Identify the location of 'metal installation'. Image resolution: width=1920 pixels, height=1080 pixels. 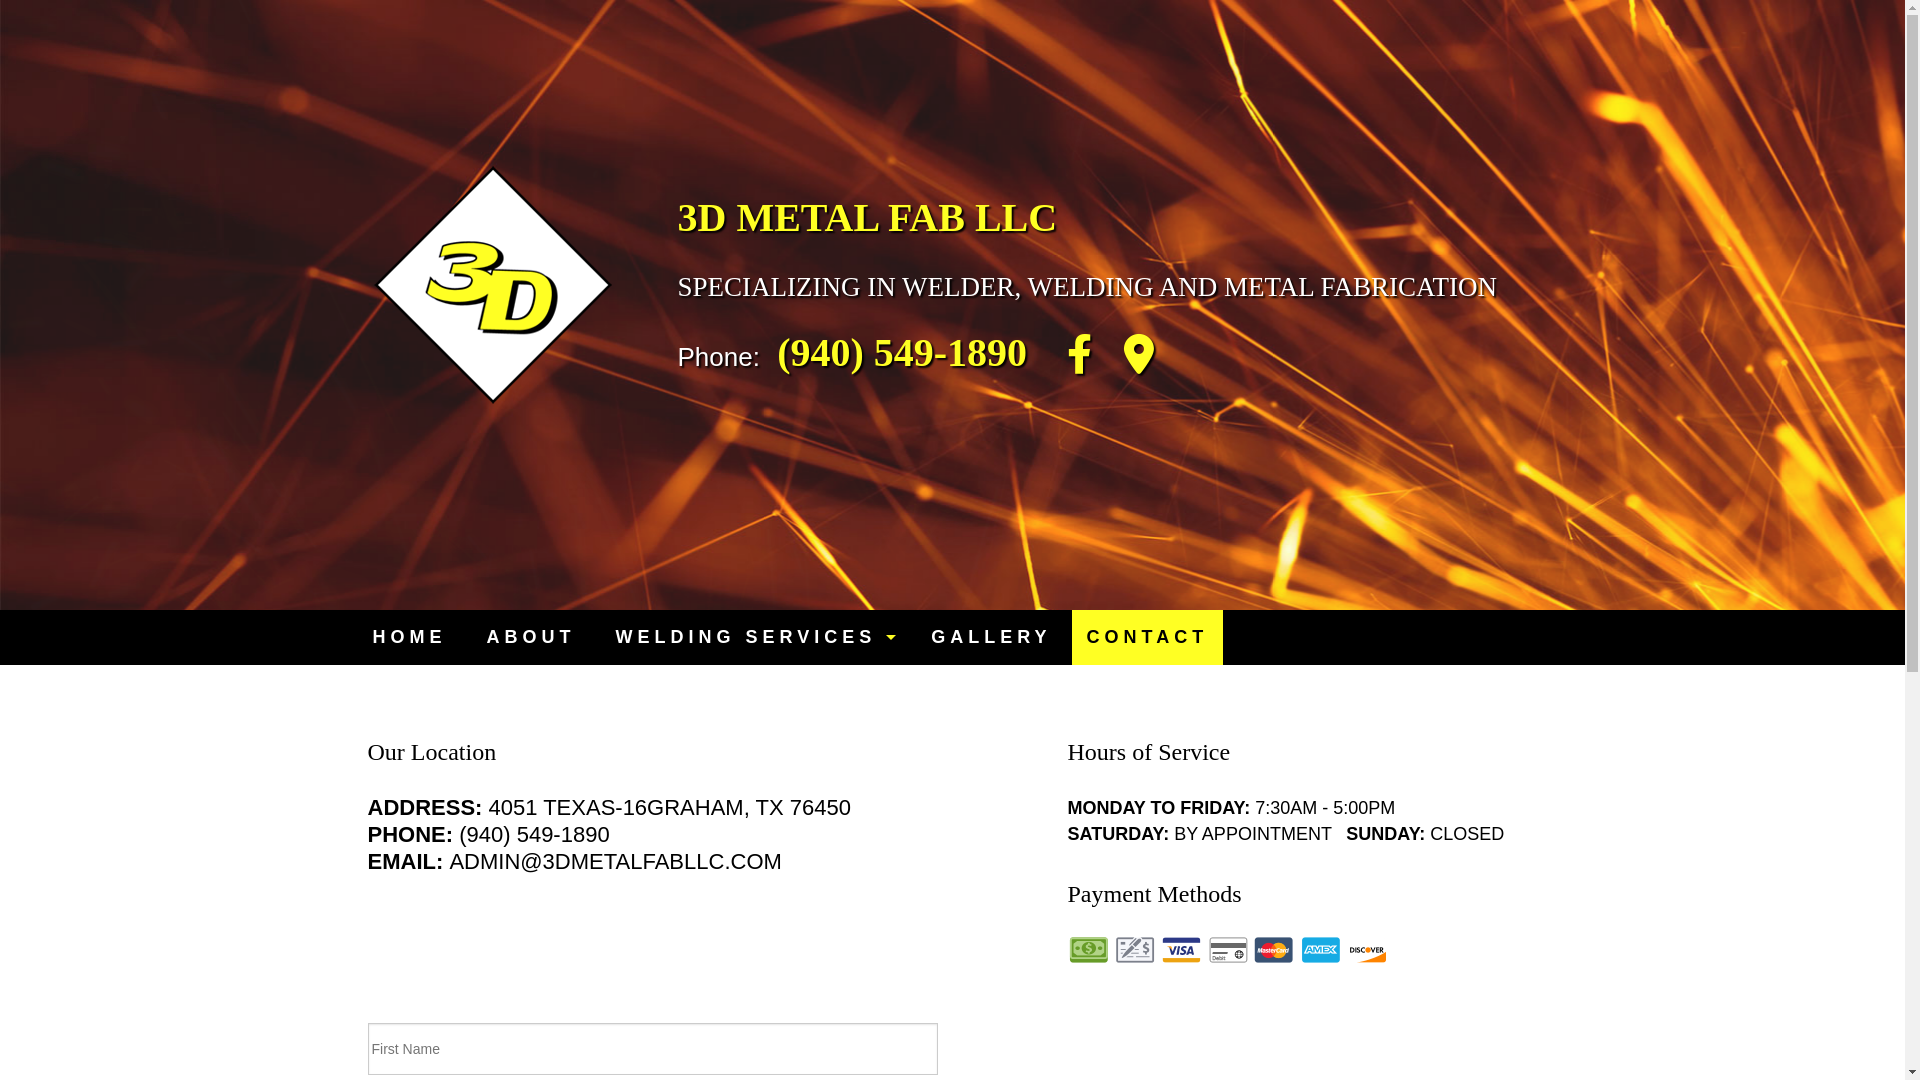
(594, 883).